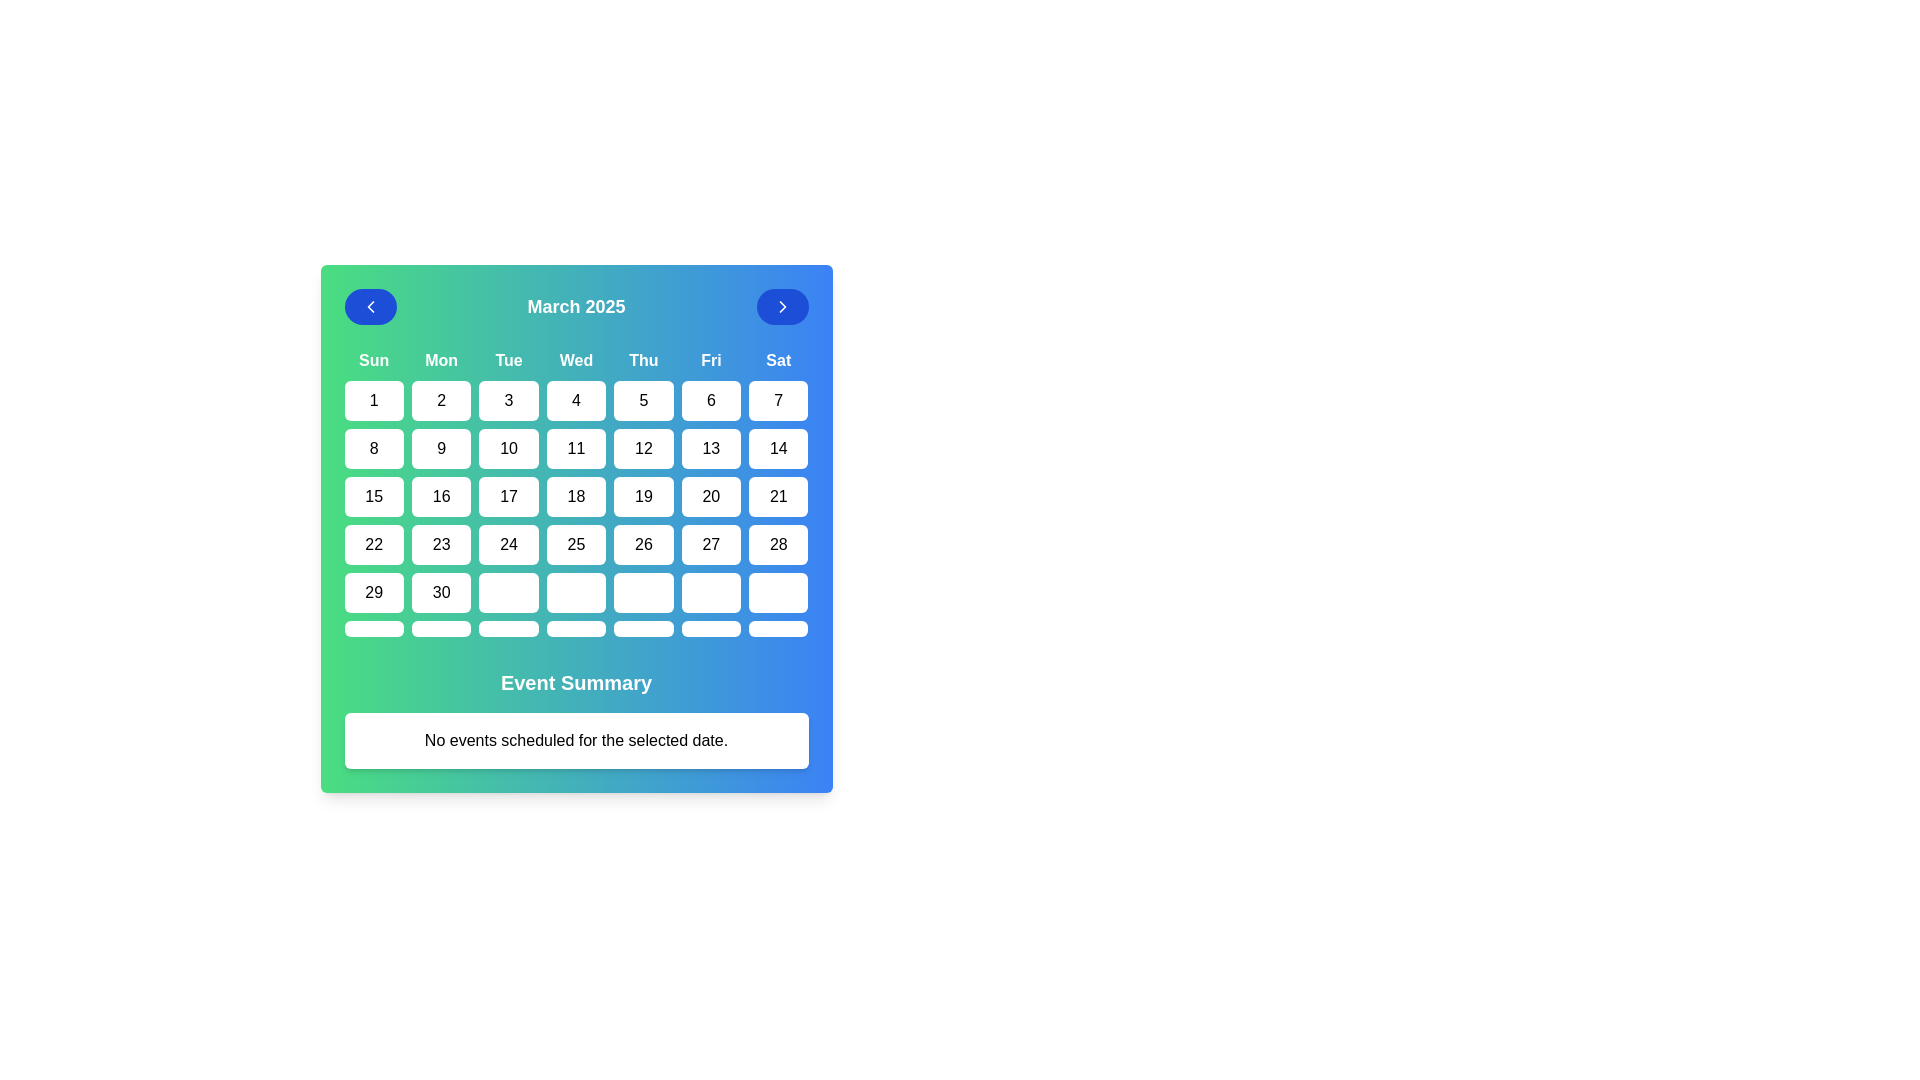  I want to click on the button representing the date '30' in the calendar view to activate it, so click(440, 592).